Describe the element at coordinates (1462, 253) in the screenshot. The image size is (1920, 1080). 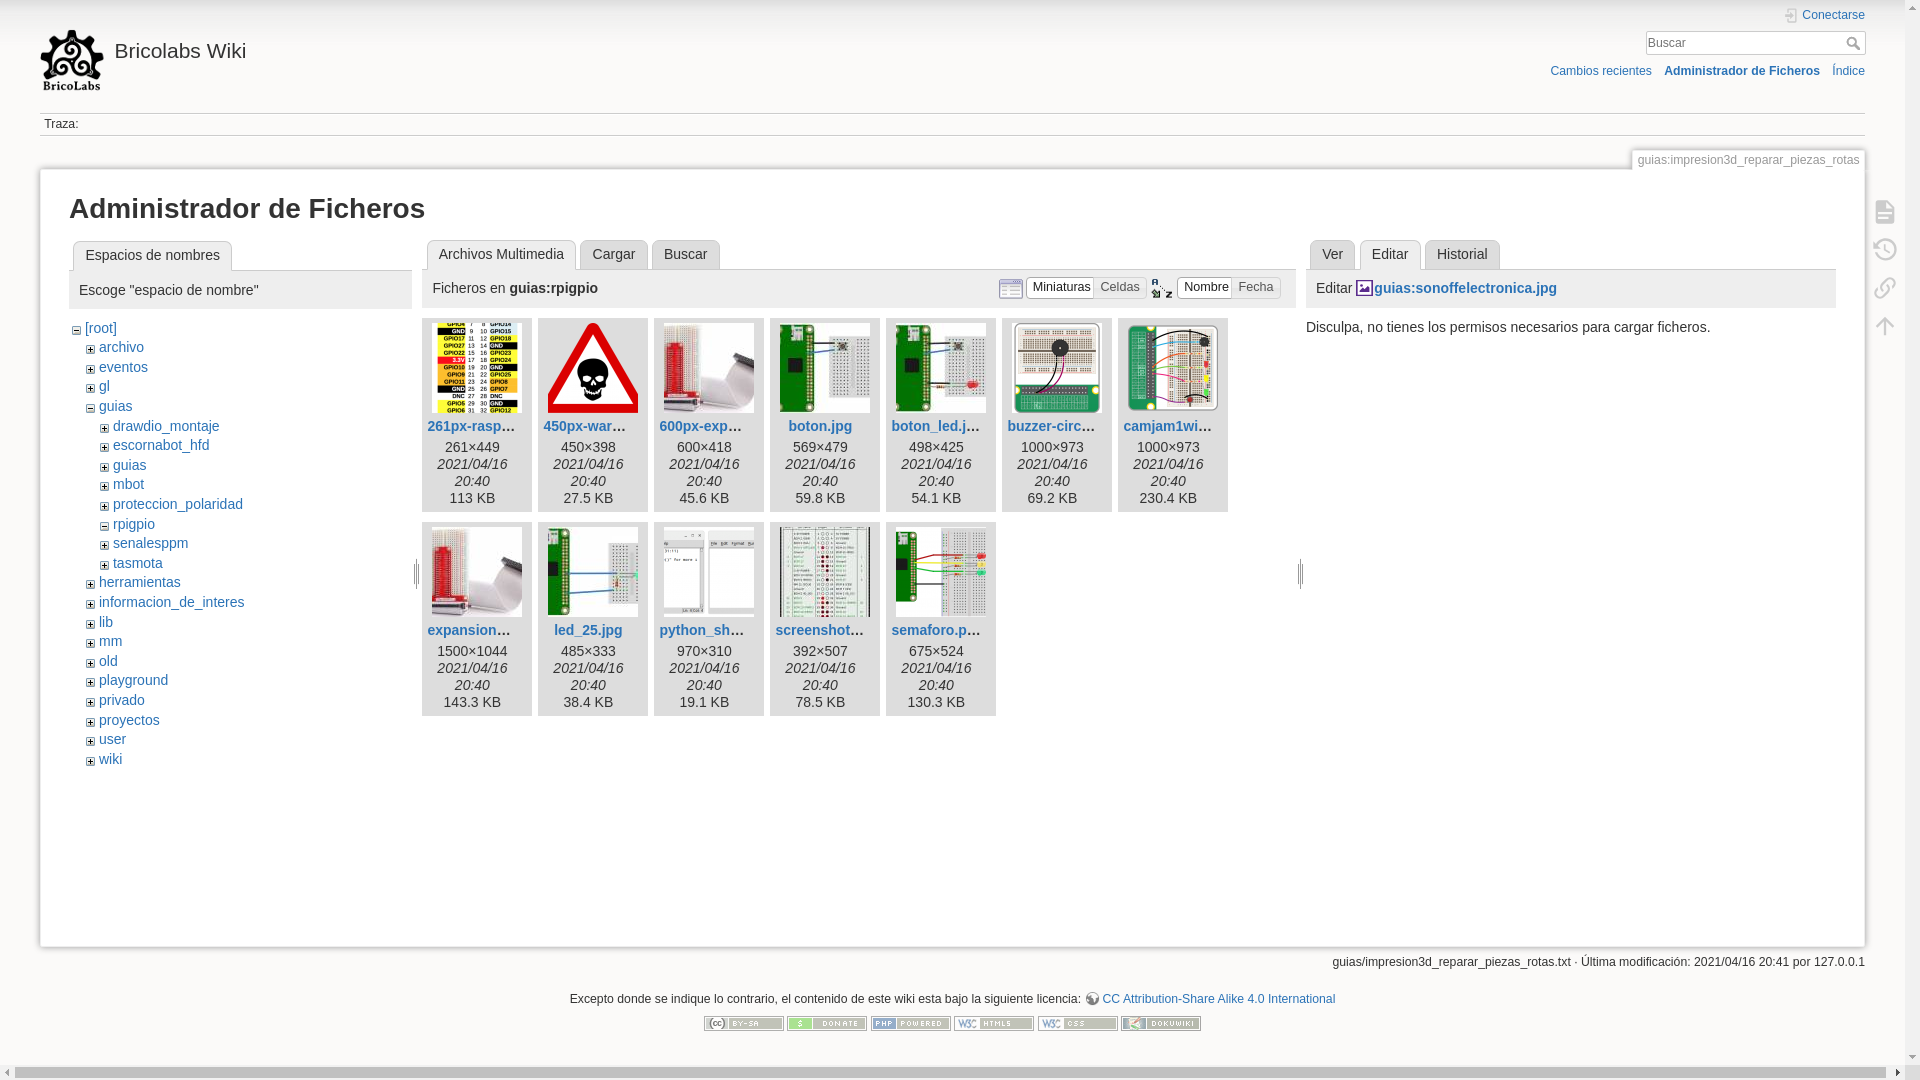
I see `'Historial'` at that location.